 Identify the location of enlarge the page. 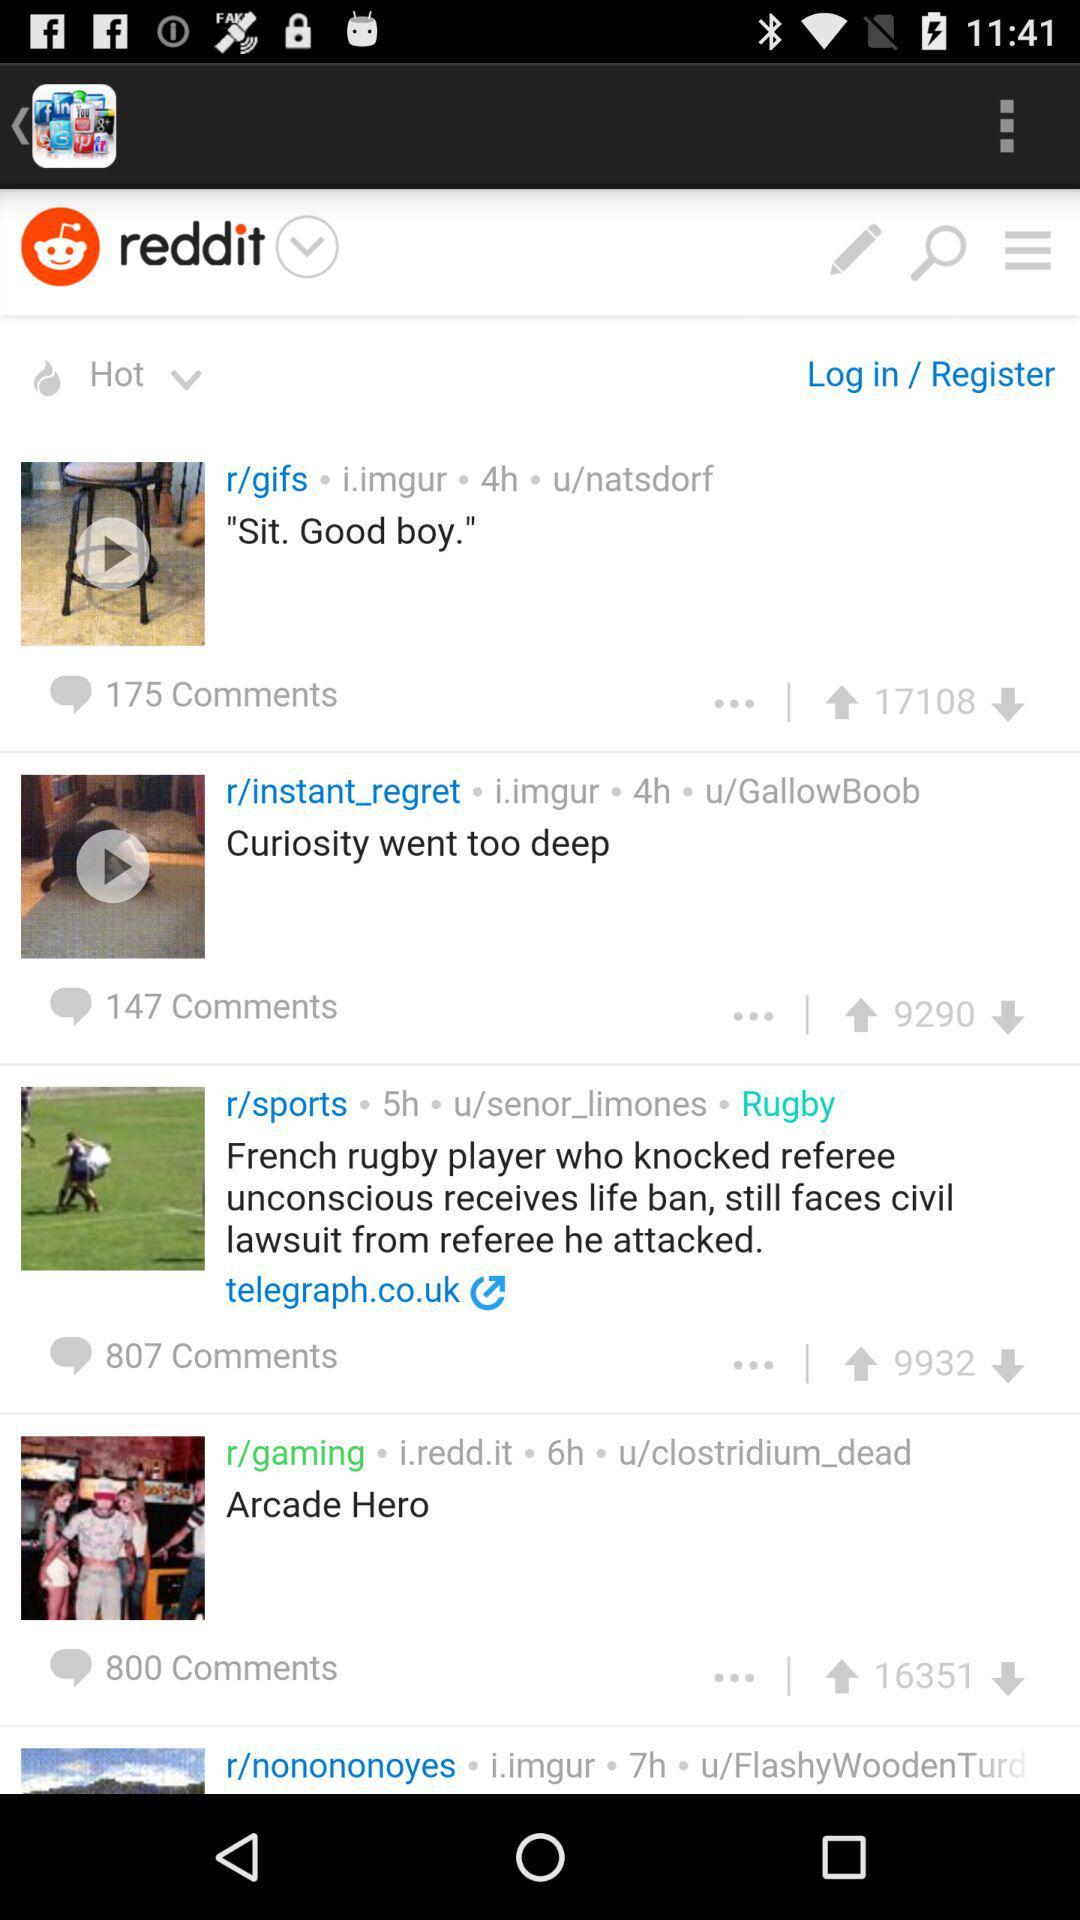
(540, 991).